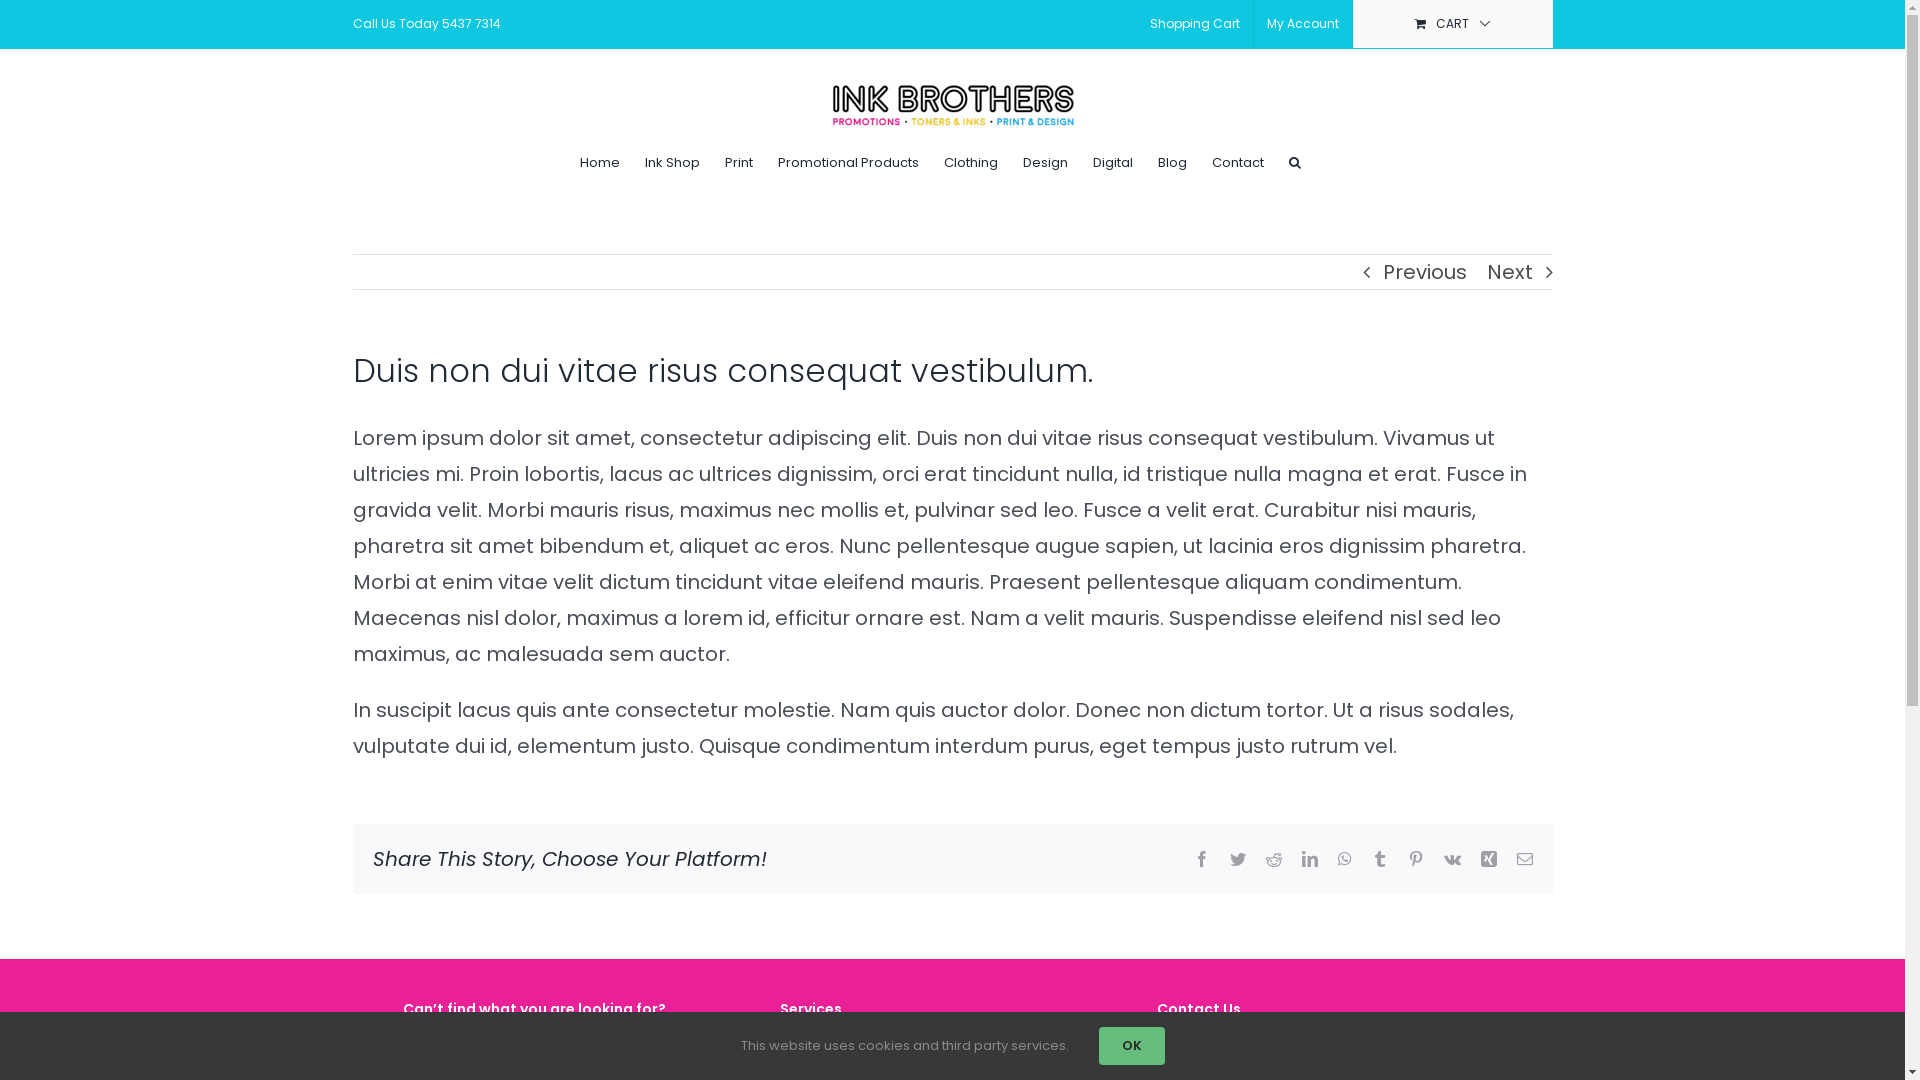 Image resolution: width=1920 pixels, height=1080 pixels. I want to click on 'Contact', so click(1237, 161).